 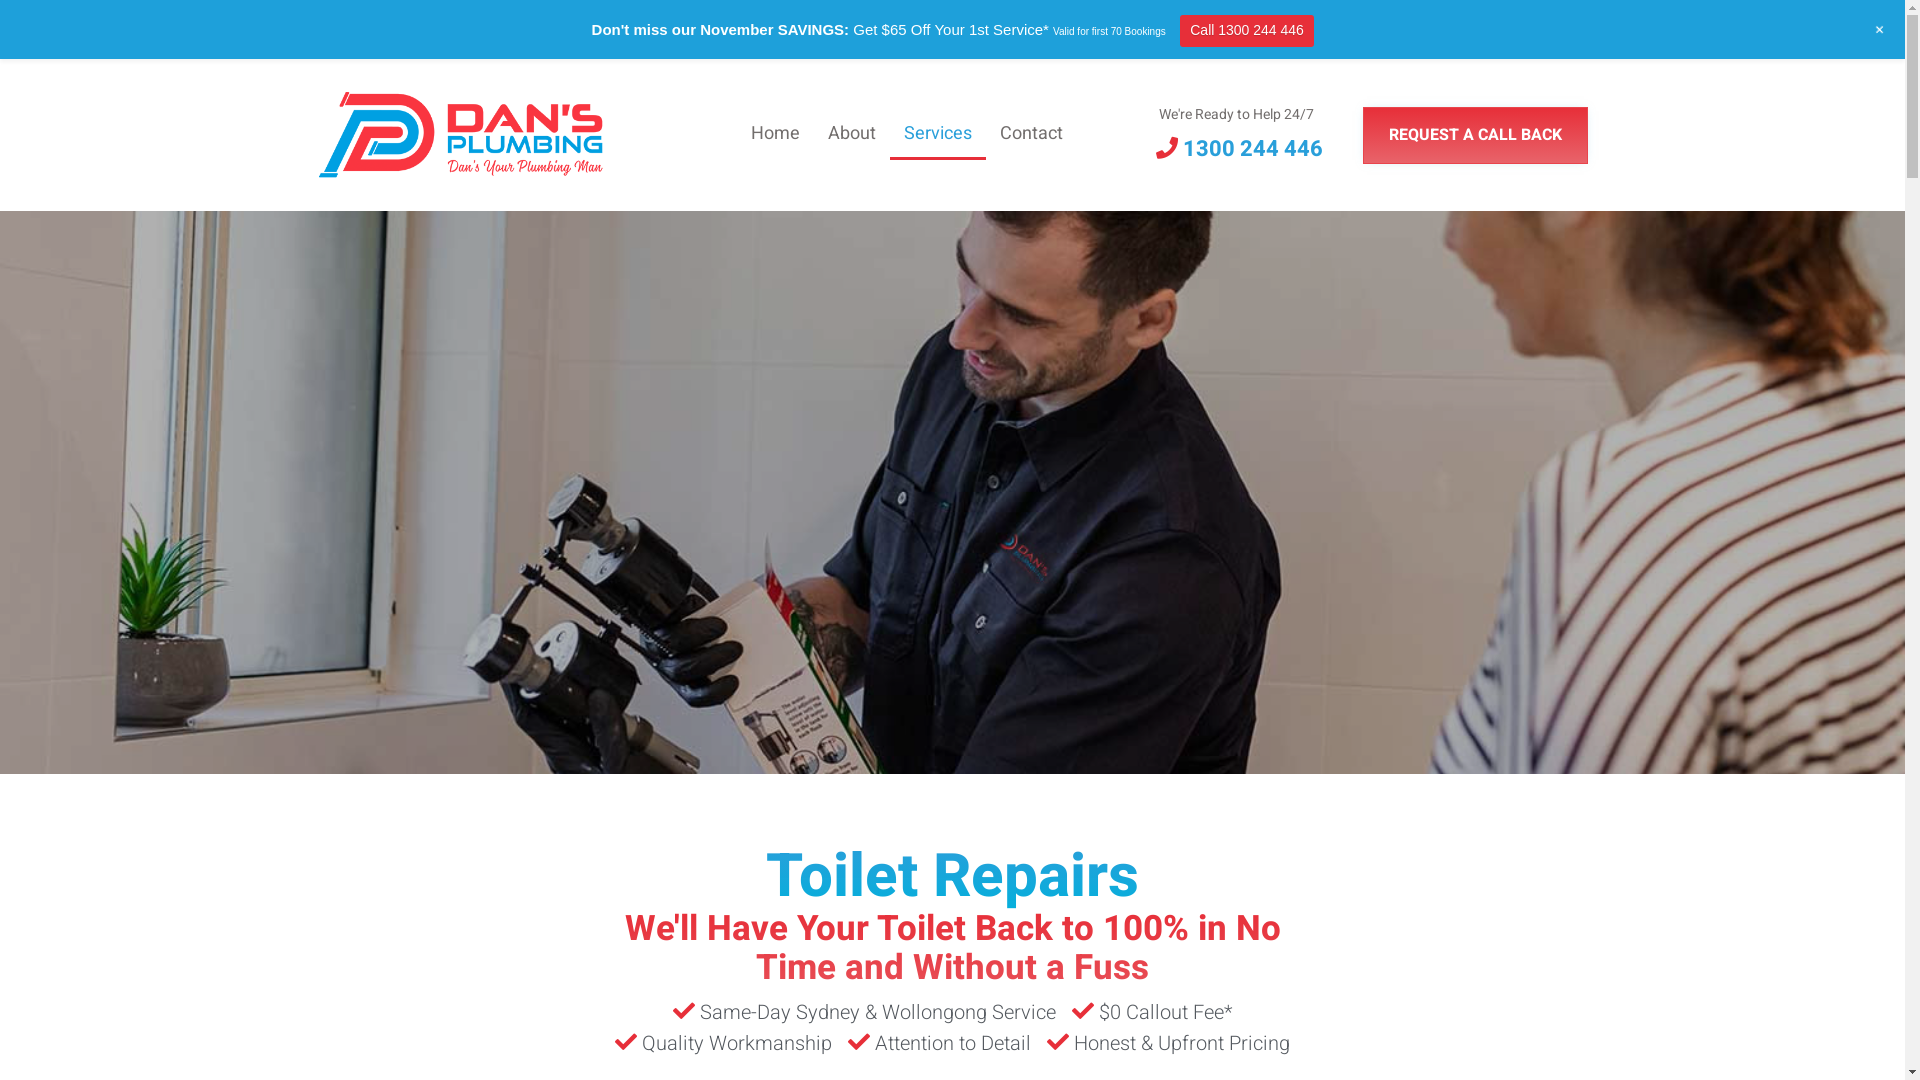 I want to click on 'Services', so click(x=936, y=135).